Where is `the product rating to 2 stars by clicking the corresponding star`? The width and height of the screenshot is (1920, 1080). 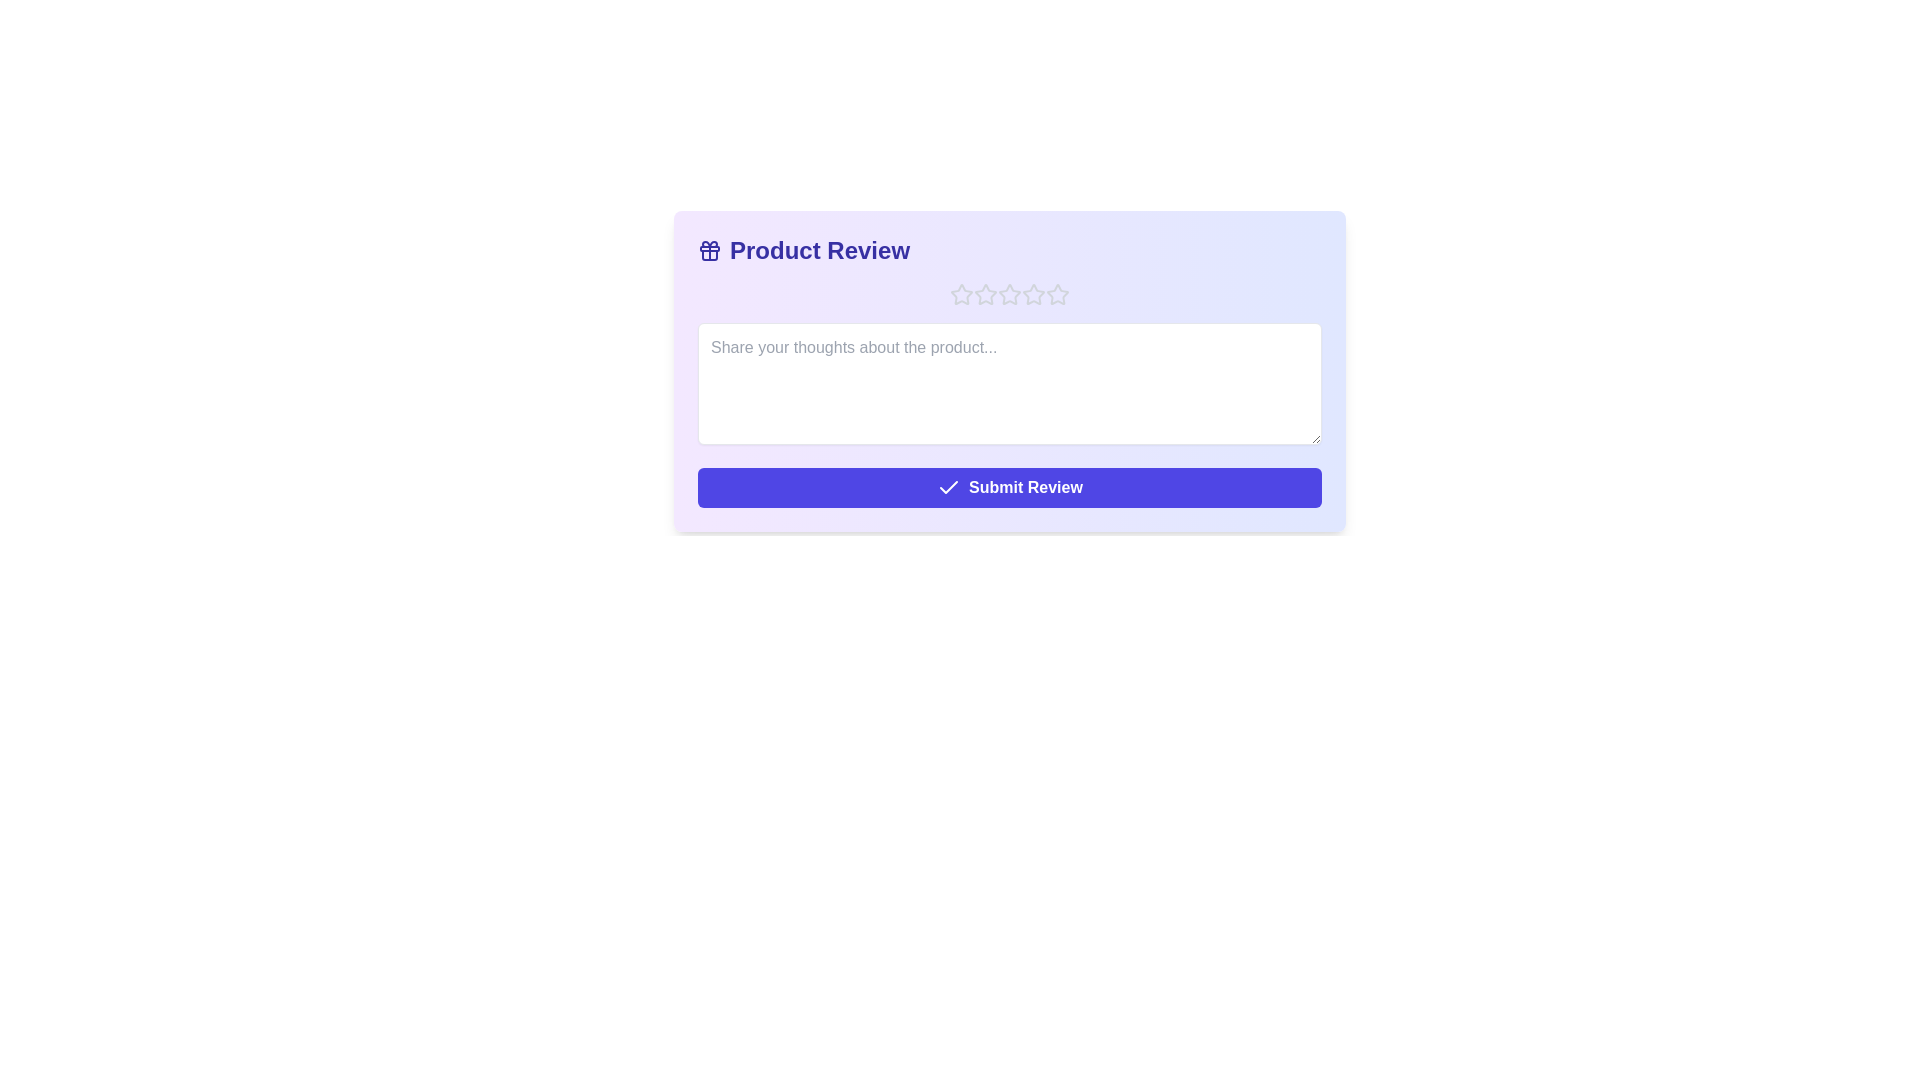
the product rating to 2 stars by clicking the corresponding star is located at coordinates (985, 294).